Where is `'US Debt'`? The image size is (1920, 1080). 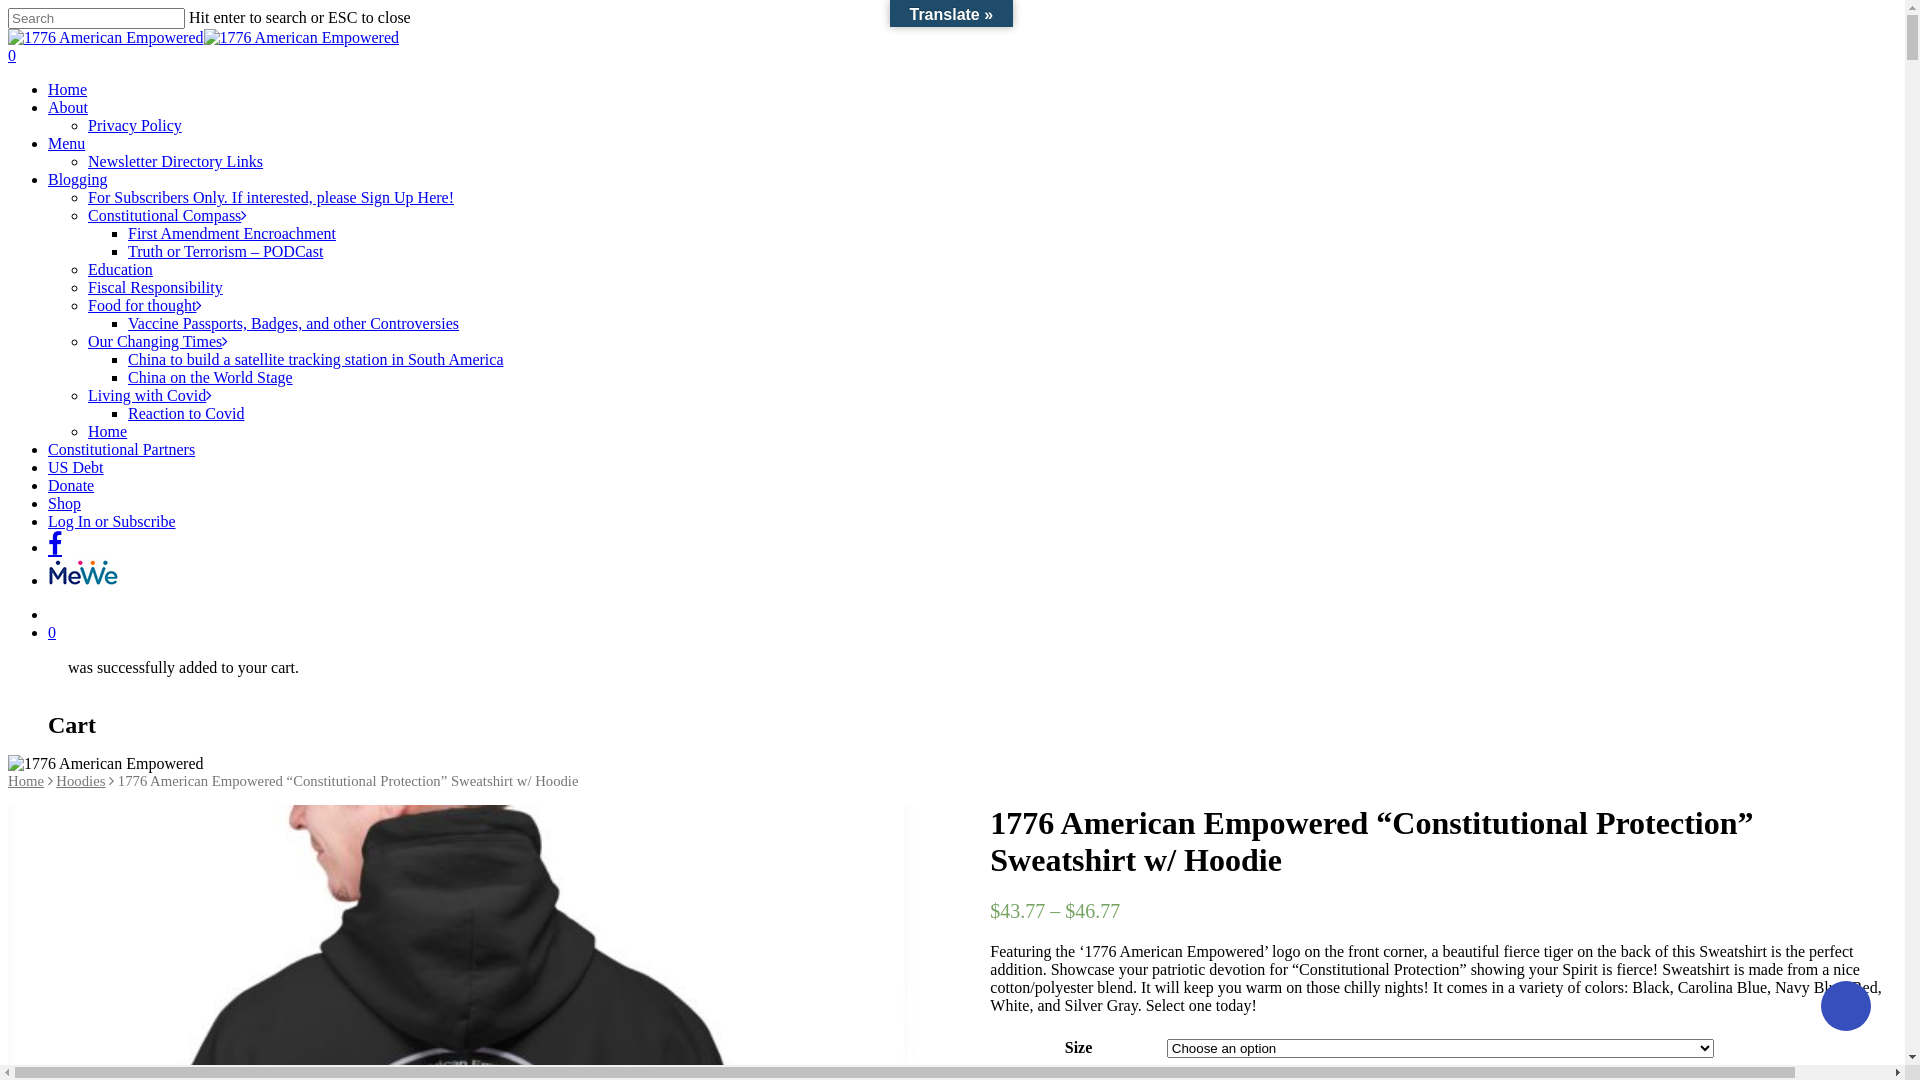
'US Debt' is located at coordinates (76, 467).